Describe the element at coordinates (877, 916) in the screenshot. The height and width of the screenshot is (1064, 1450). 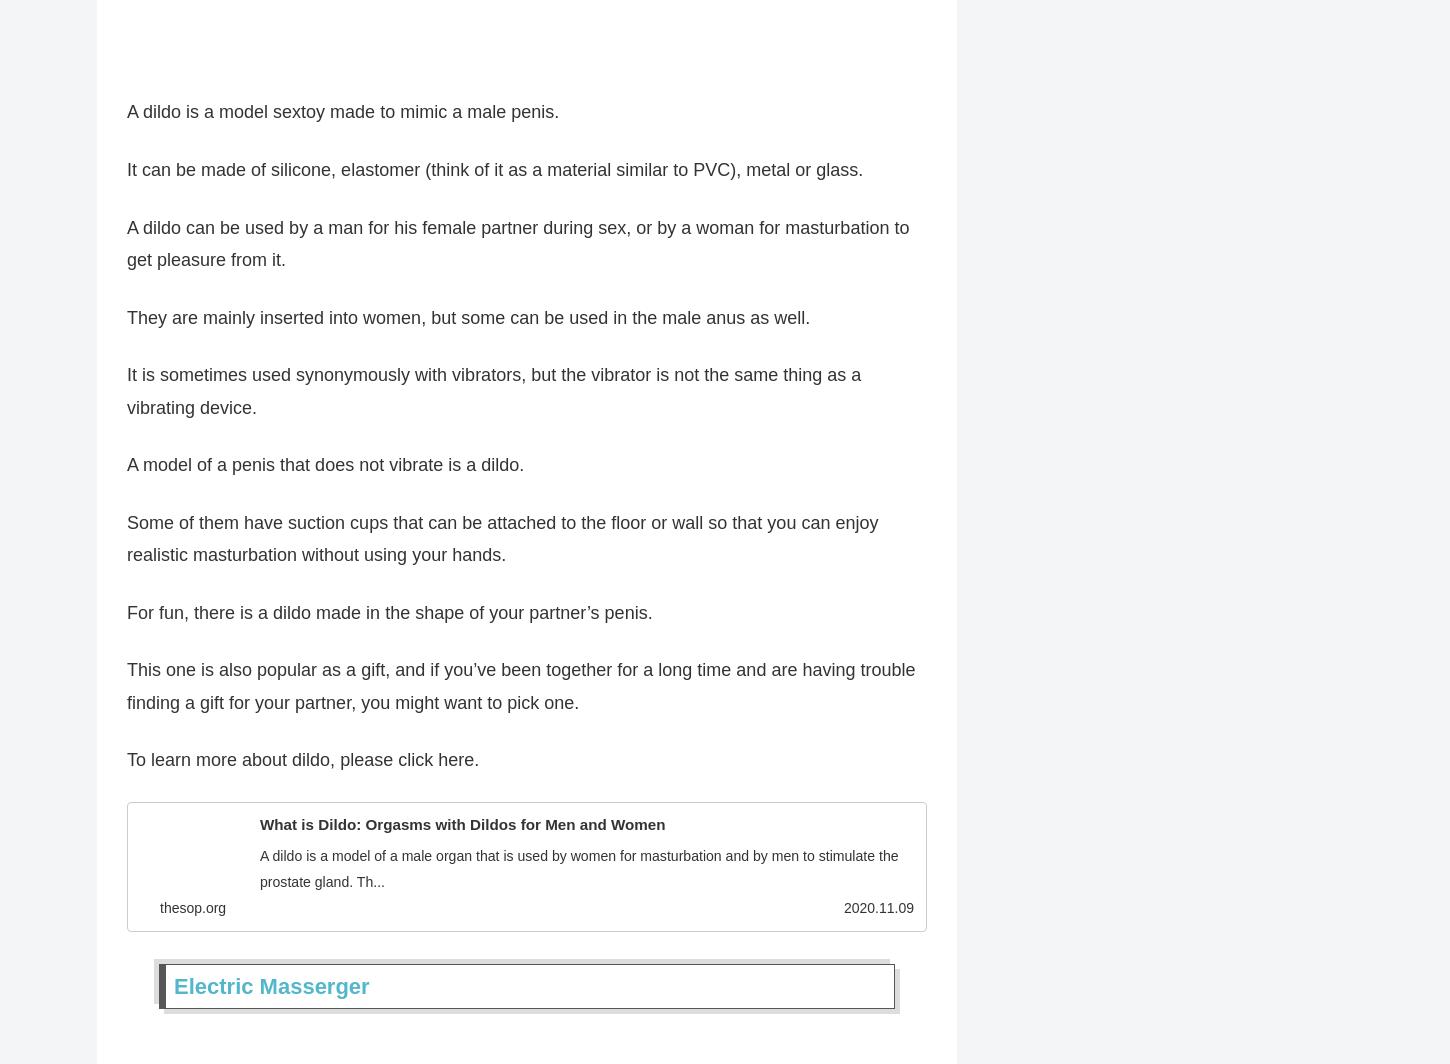
I see `'2020.11.09'` at that location.